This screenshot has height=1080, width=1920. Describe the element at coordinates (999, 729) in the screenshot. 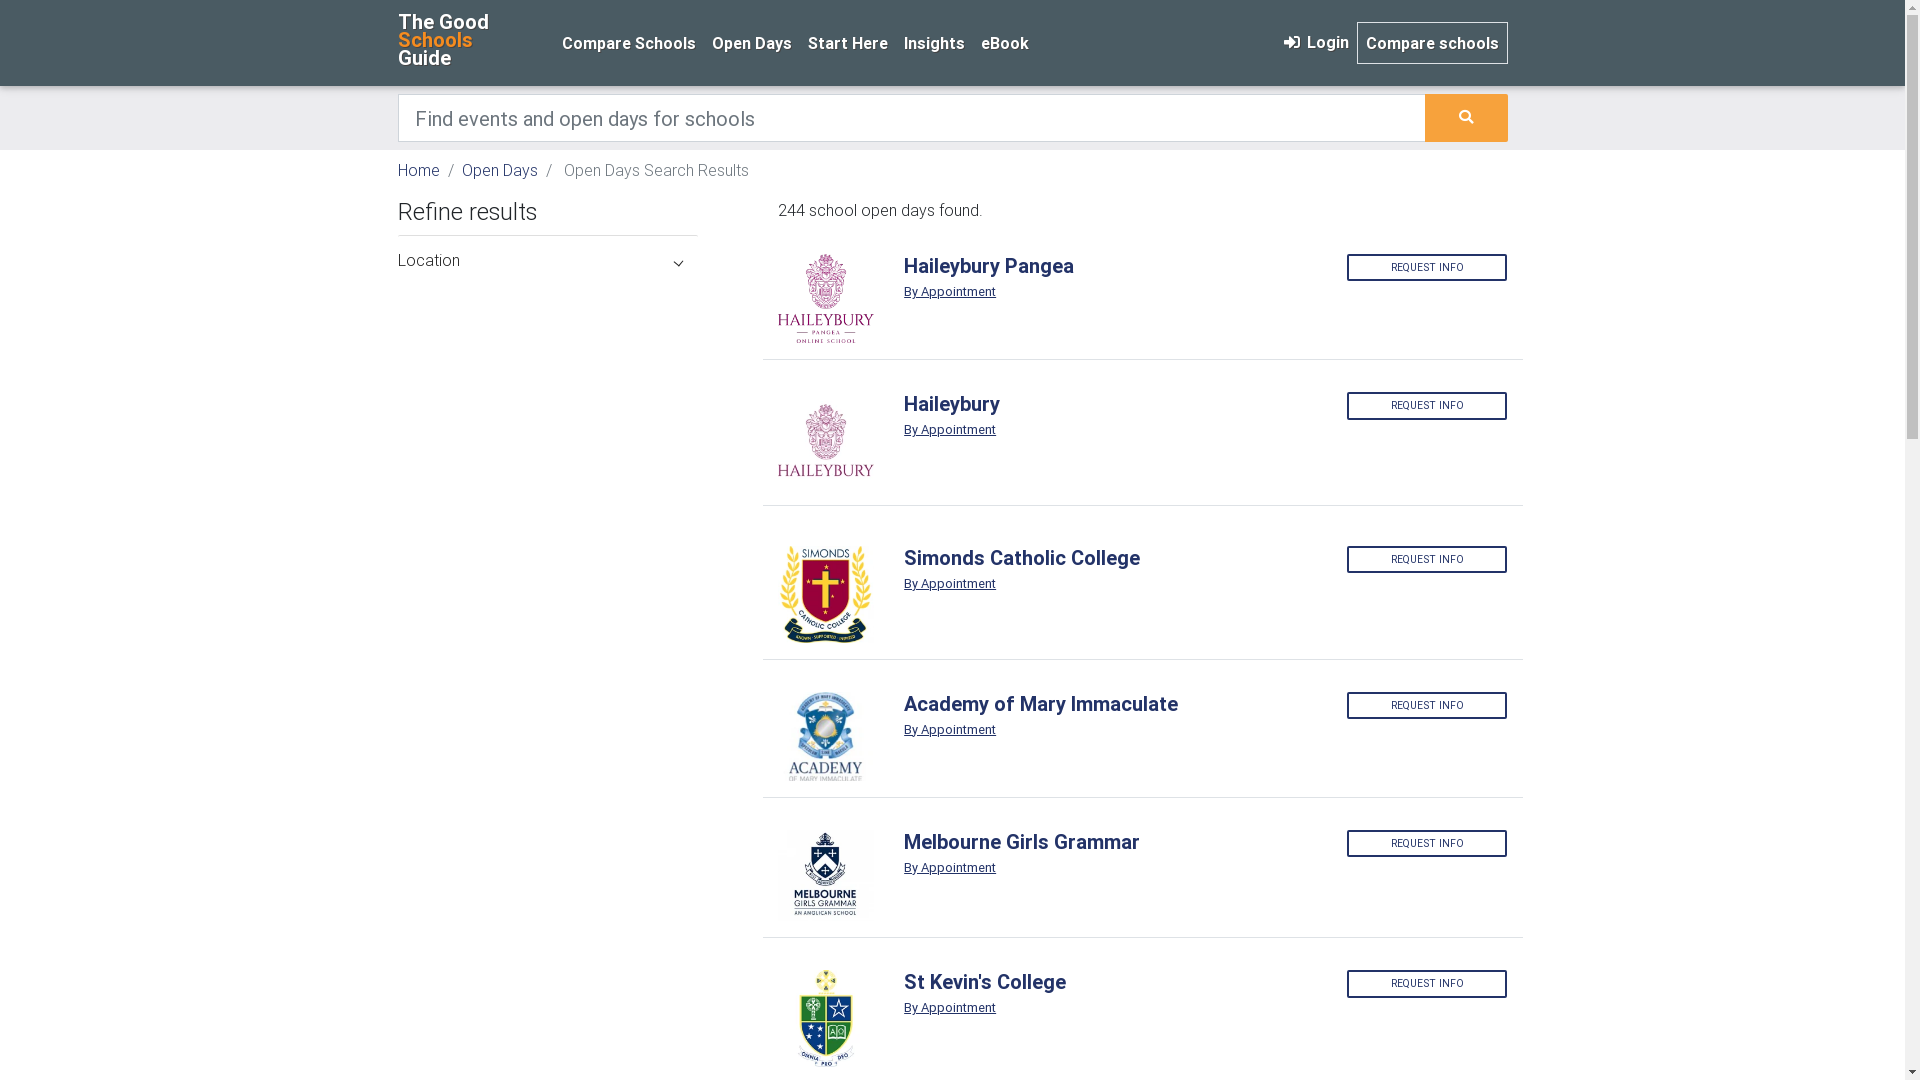

I see `'By Appointment'` at that location.